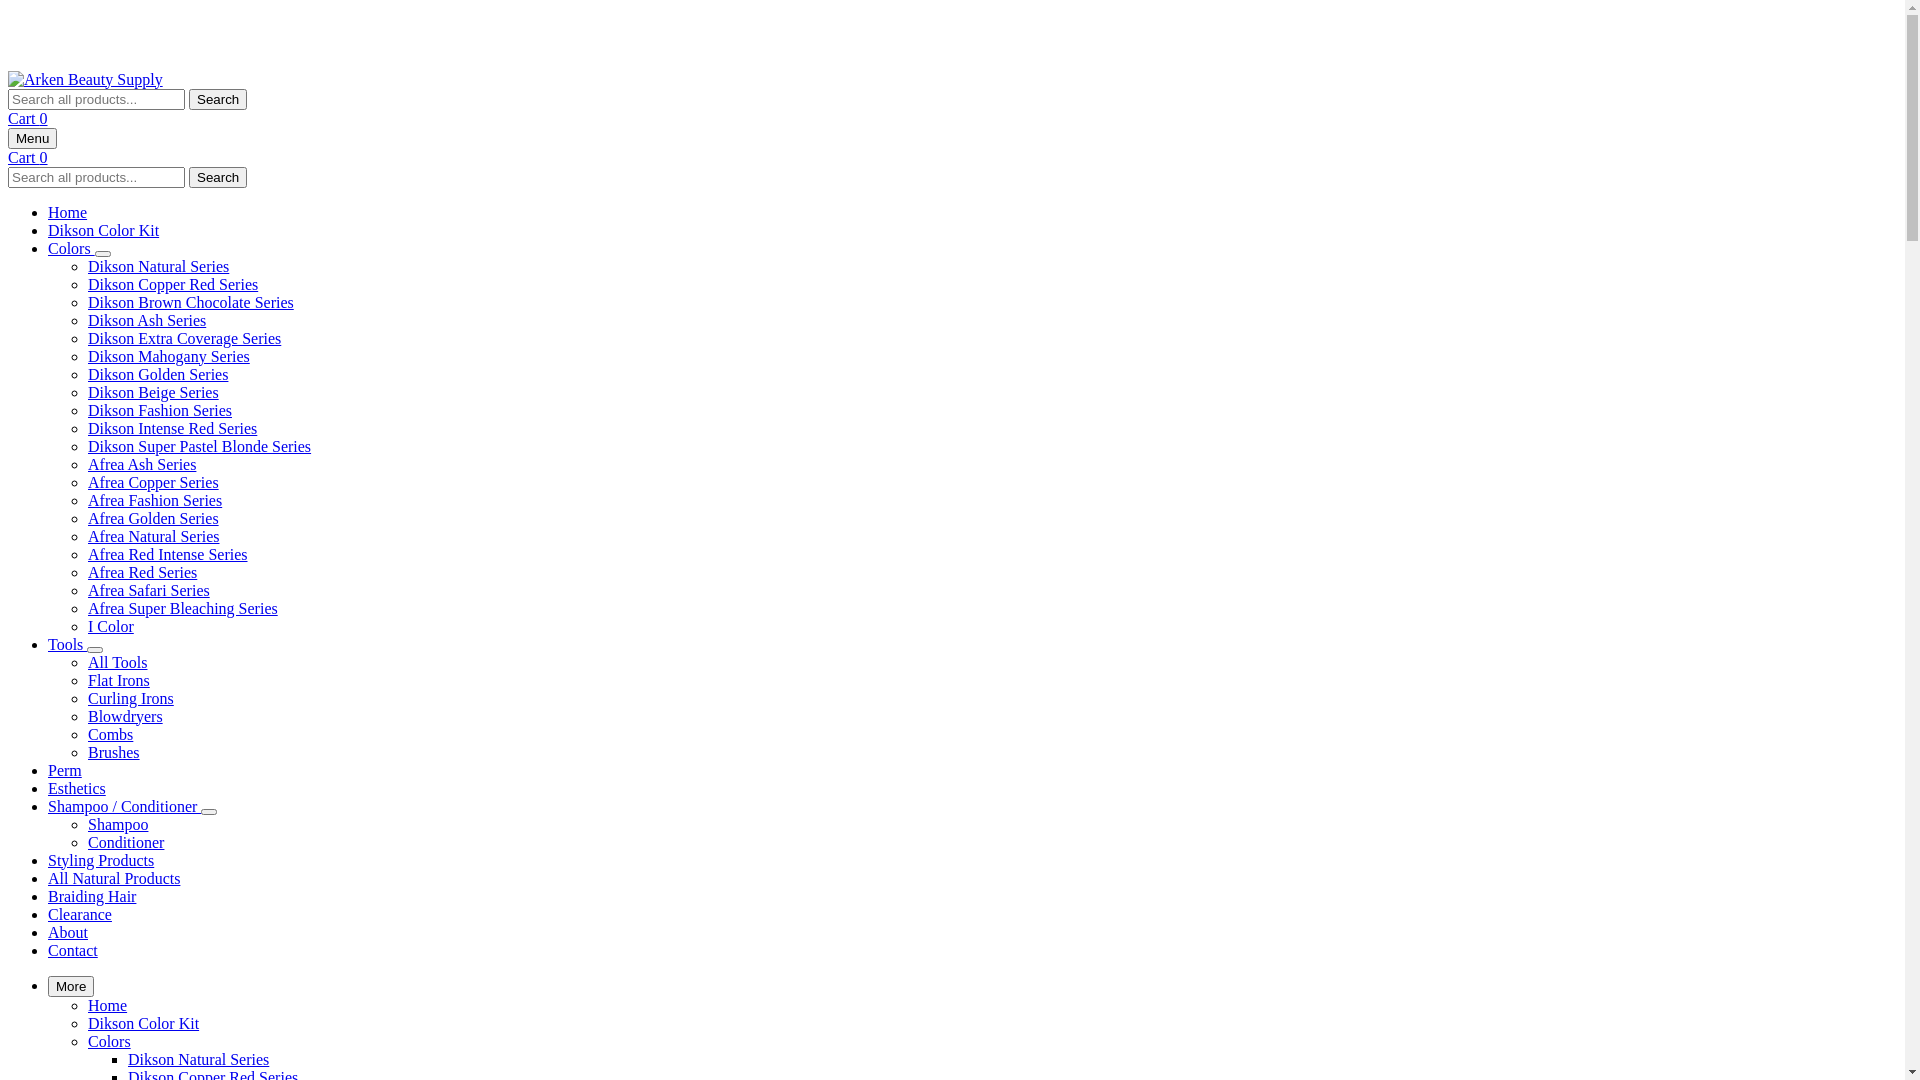 The width and height of the screenshot is (1920, 1080). What do you see at coordinates (99, 859) in the screenshot?
I see `'Styling Products'` at bounding box center [99, 859].